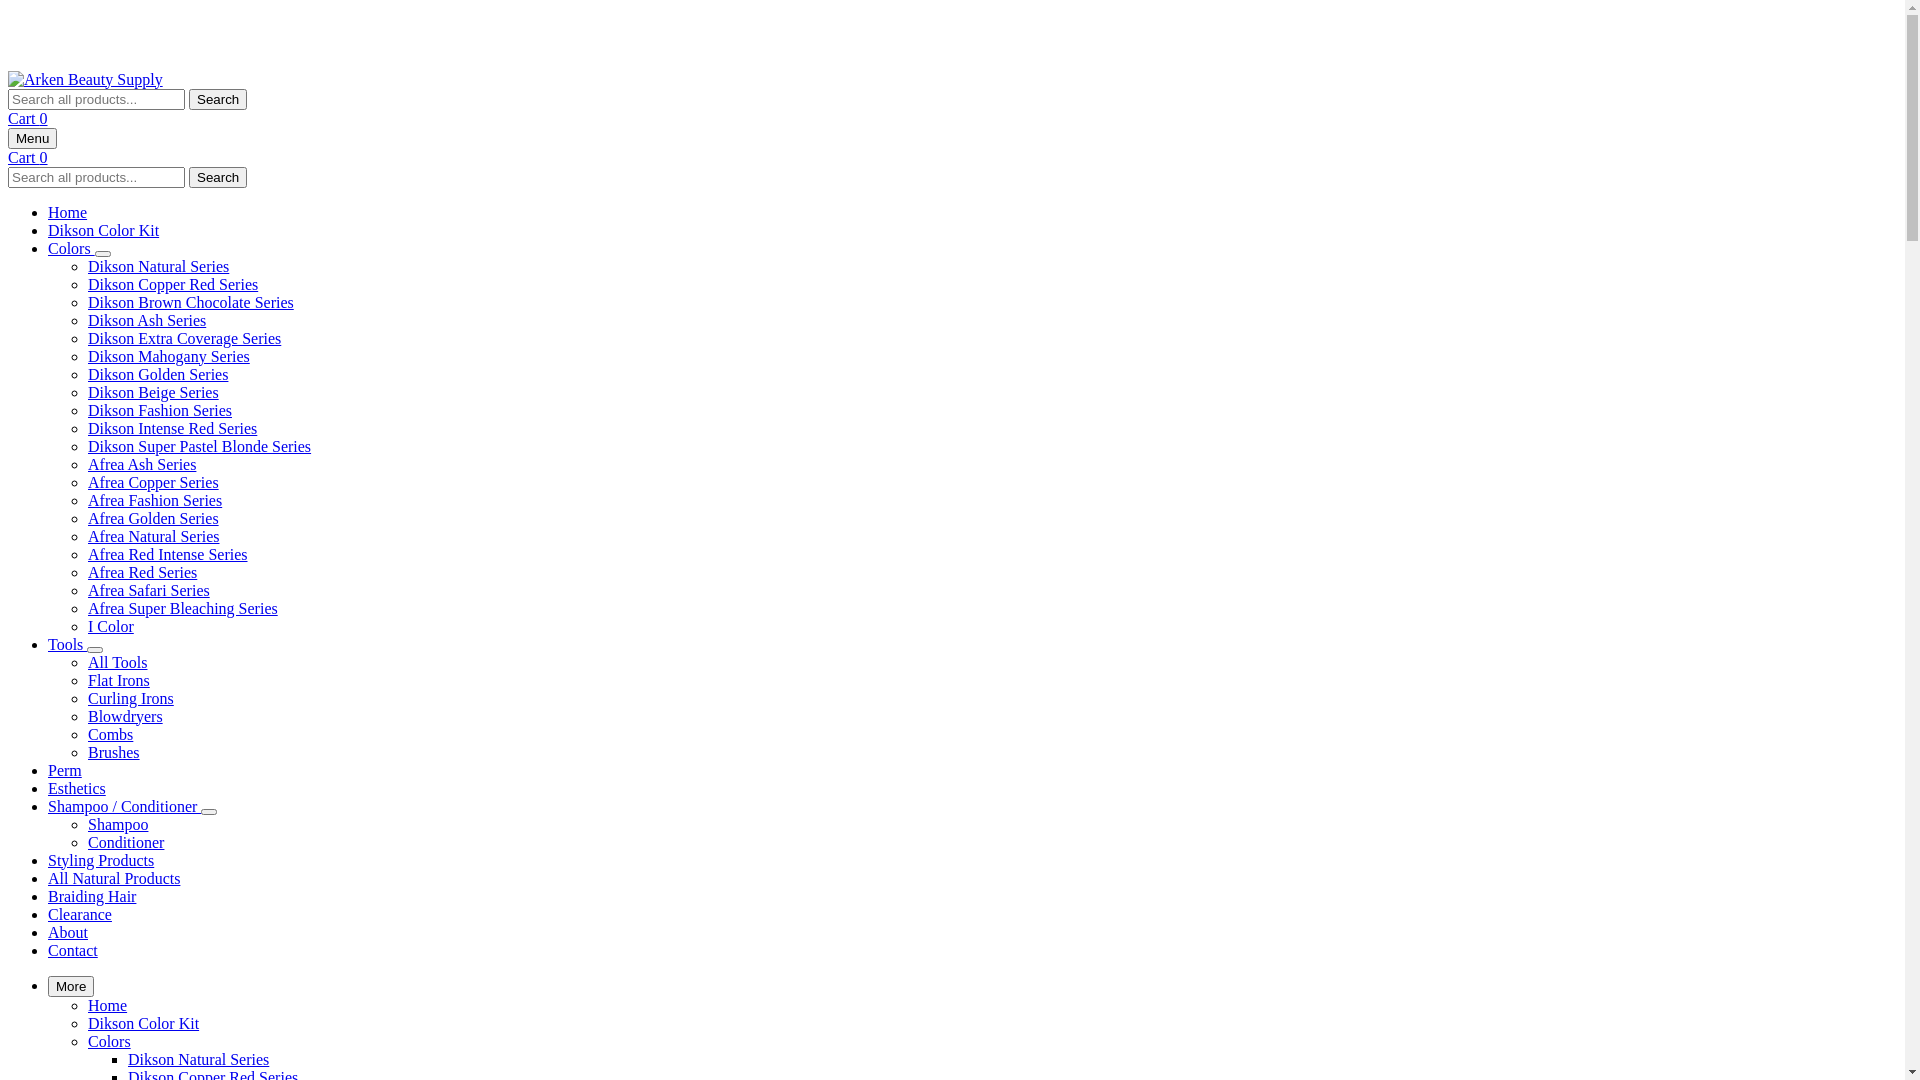 The width and height of the screenshot is (1920, 1080). What do you see at coordinates (99, 859) in the screenshot?
I see `'Styling Products'` at bounding box center [99, 859].